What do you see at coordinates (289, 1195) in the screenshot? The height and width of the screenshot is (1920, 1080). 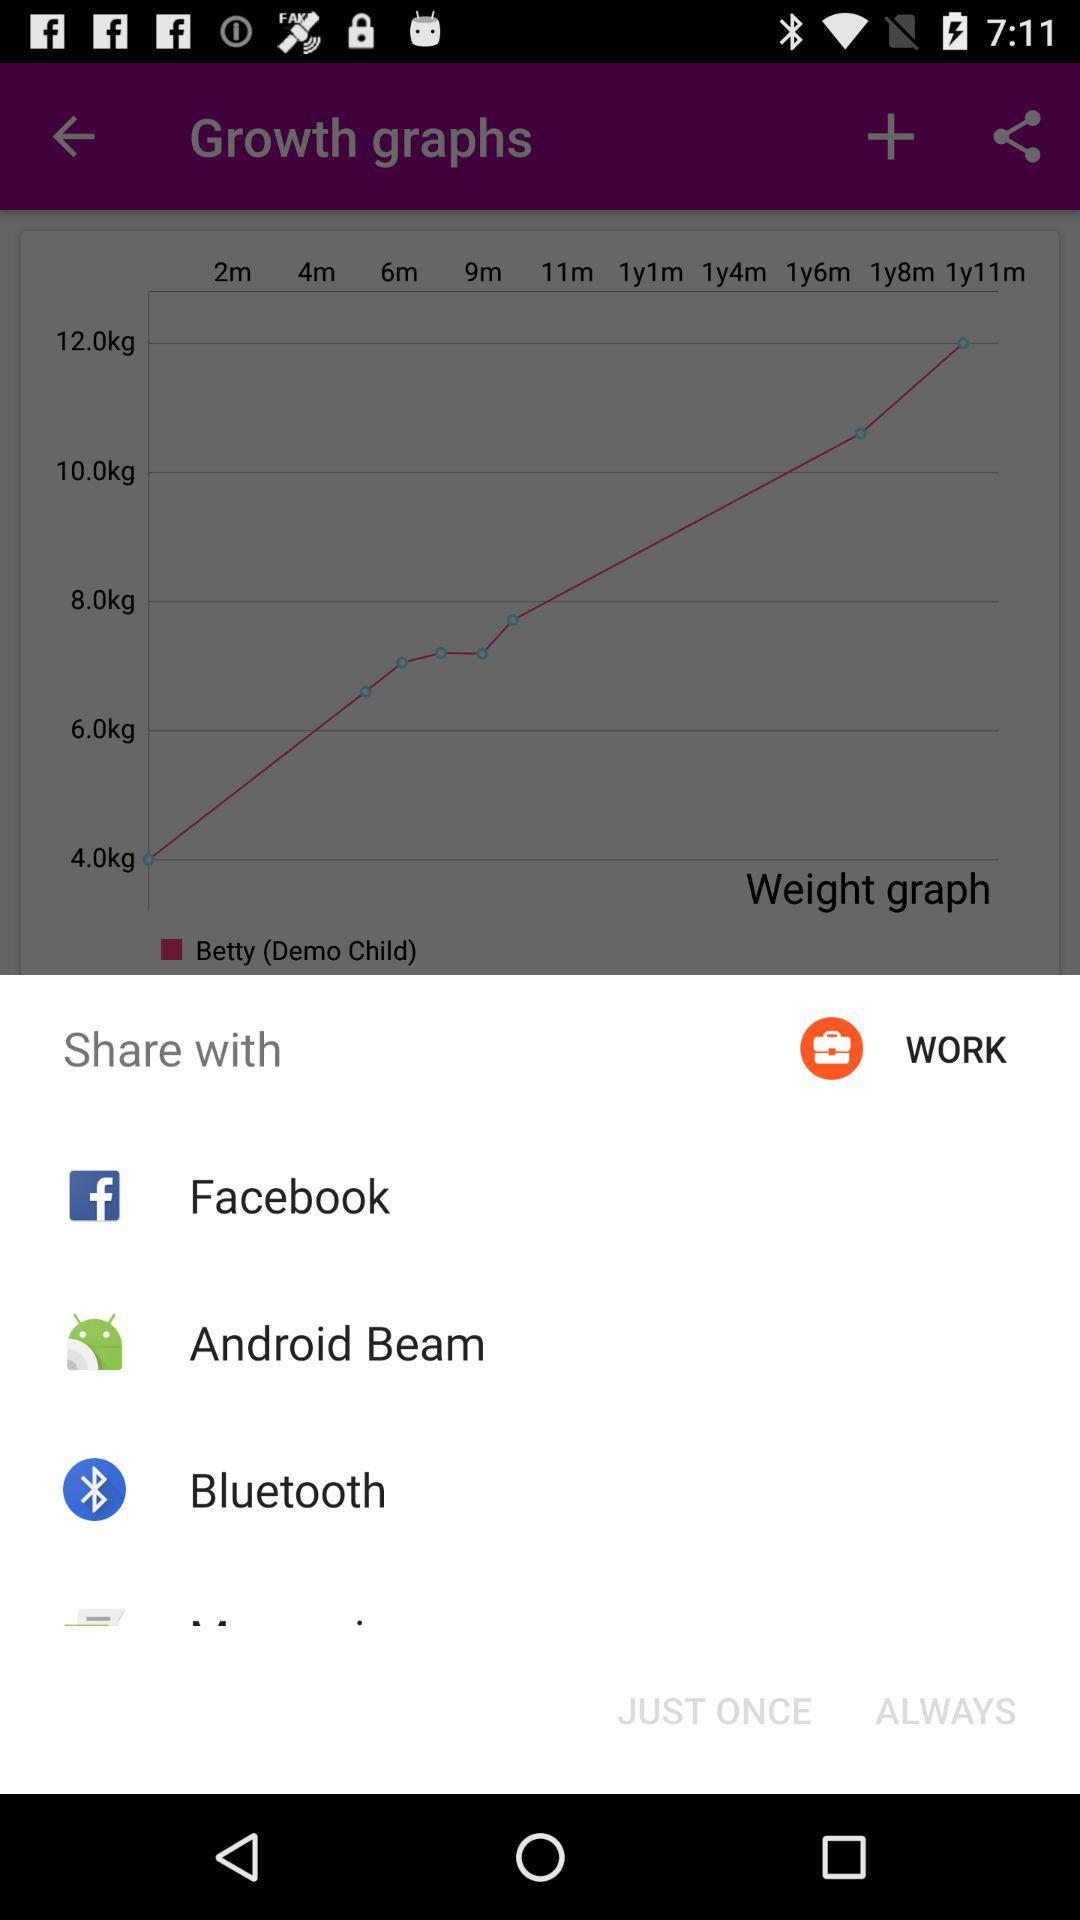 I see `icon below the share with icon` at bounding box center [289, 1195].